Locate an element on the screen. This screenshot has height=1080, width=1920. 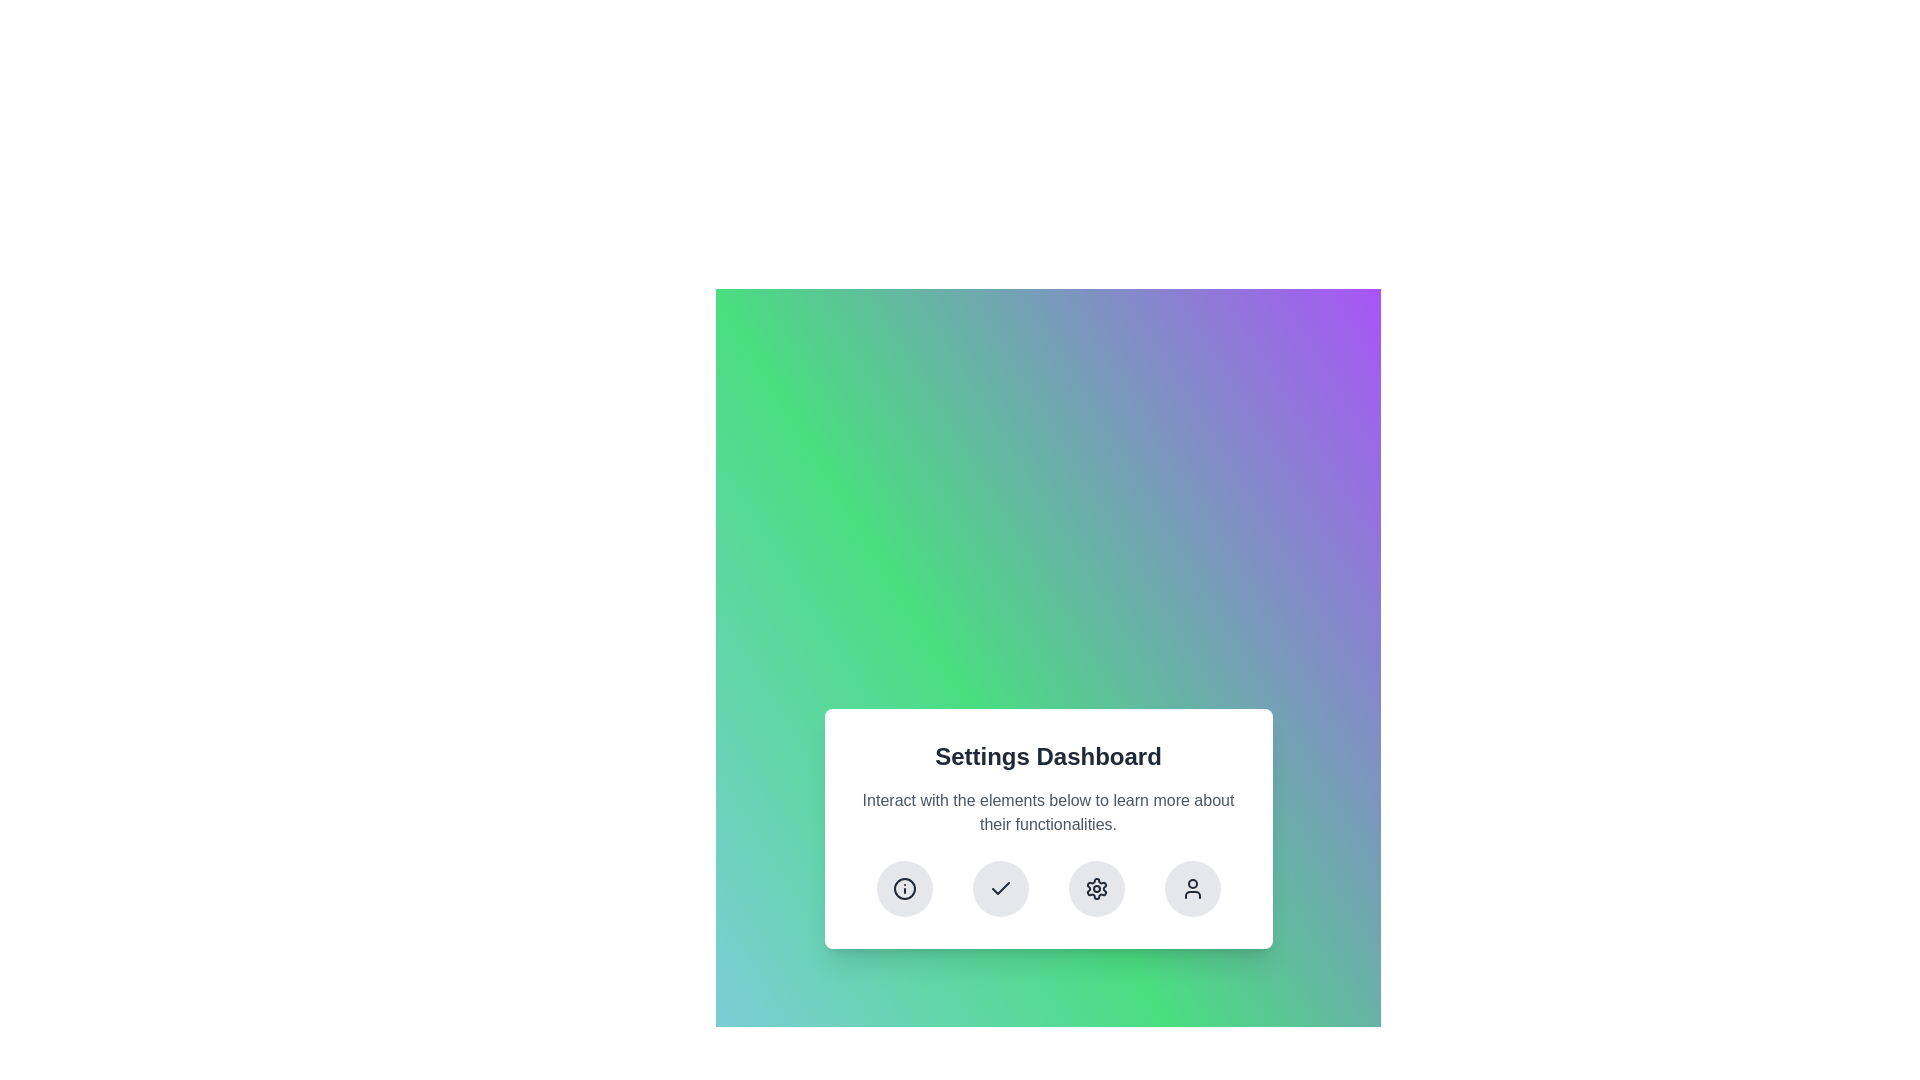
the confirmation button with a checkmark symbol located centrally among four icon-based buttons at the bottom of the 'Settings Dashboard' card is located at coordinates (1000, 887).